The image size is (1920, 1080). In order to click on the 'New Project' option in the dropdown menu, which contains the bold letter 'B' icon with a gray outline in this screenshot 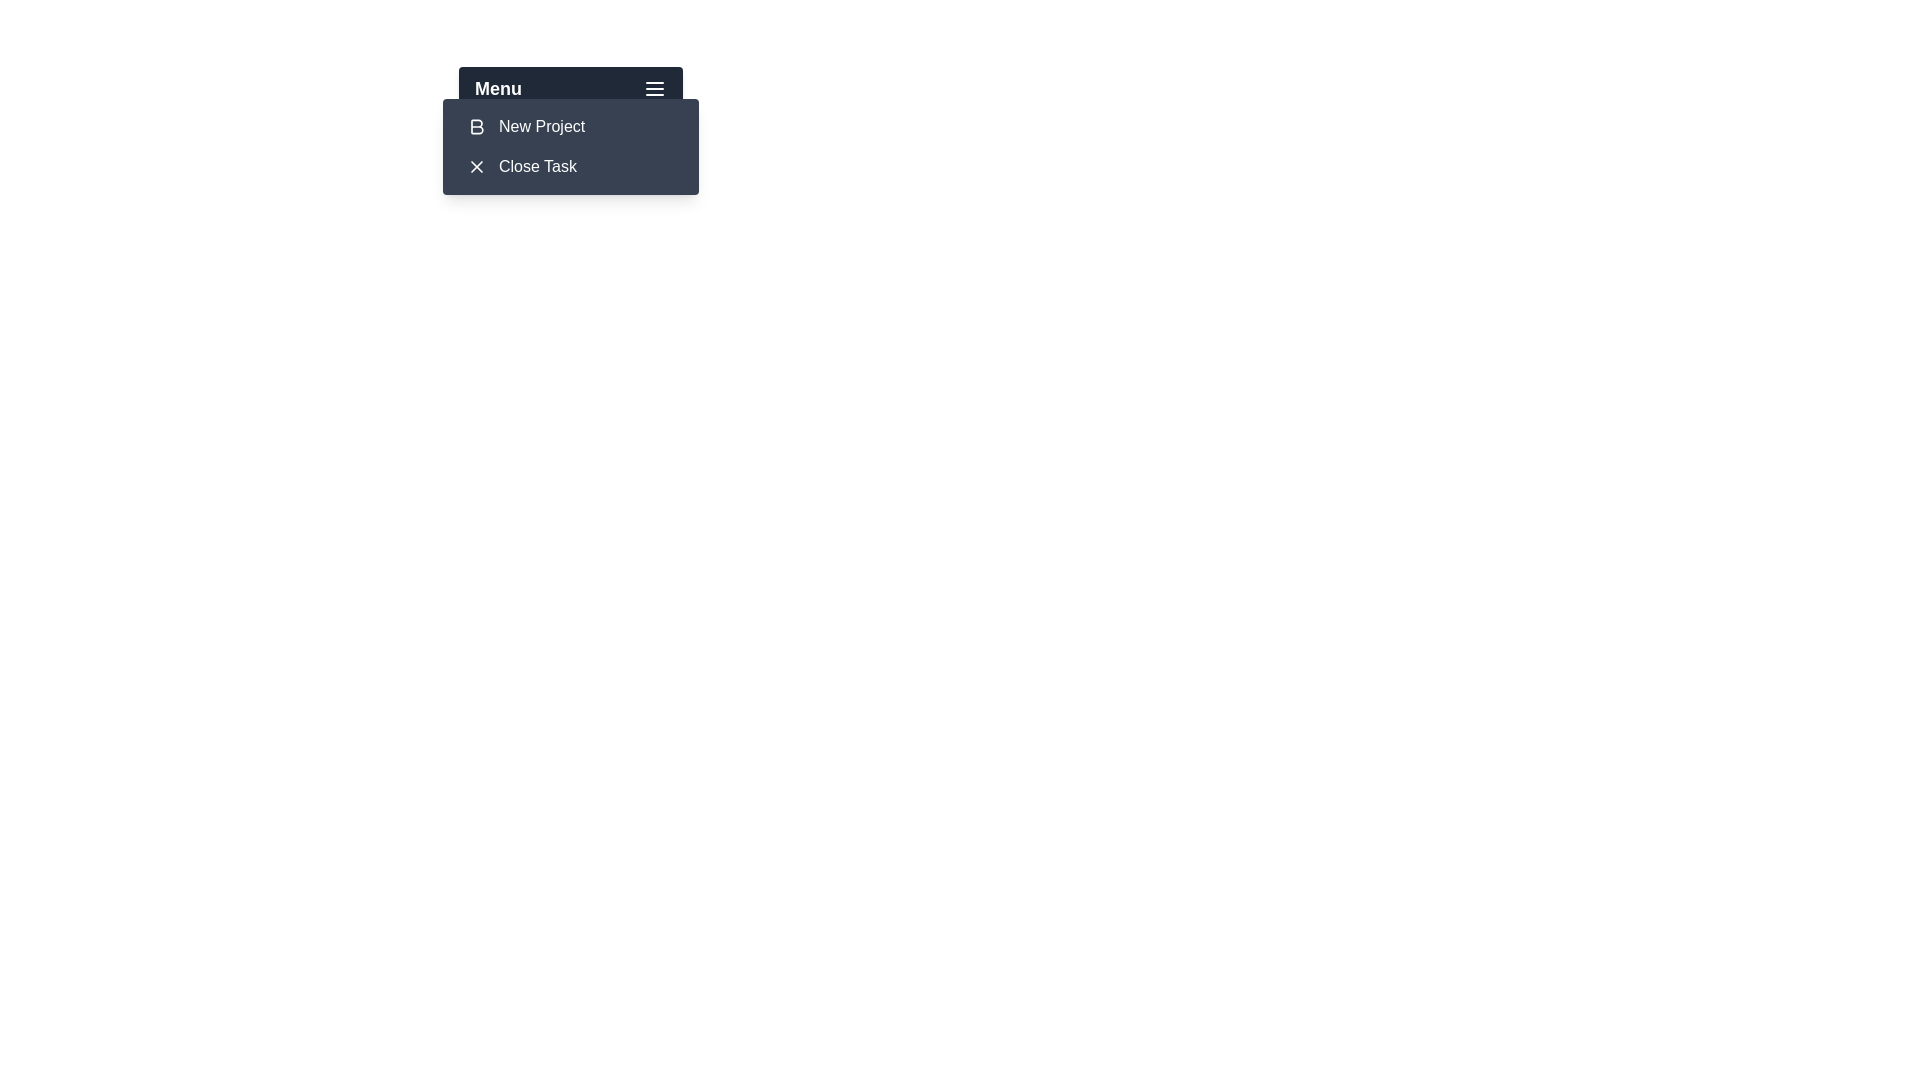, I will do `click(475, 127)`.